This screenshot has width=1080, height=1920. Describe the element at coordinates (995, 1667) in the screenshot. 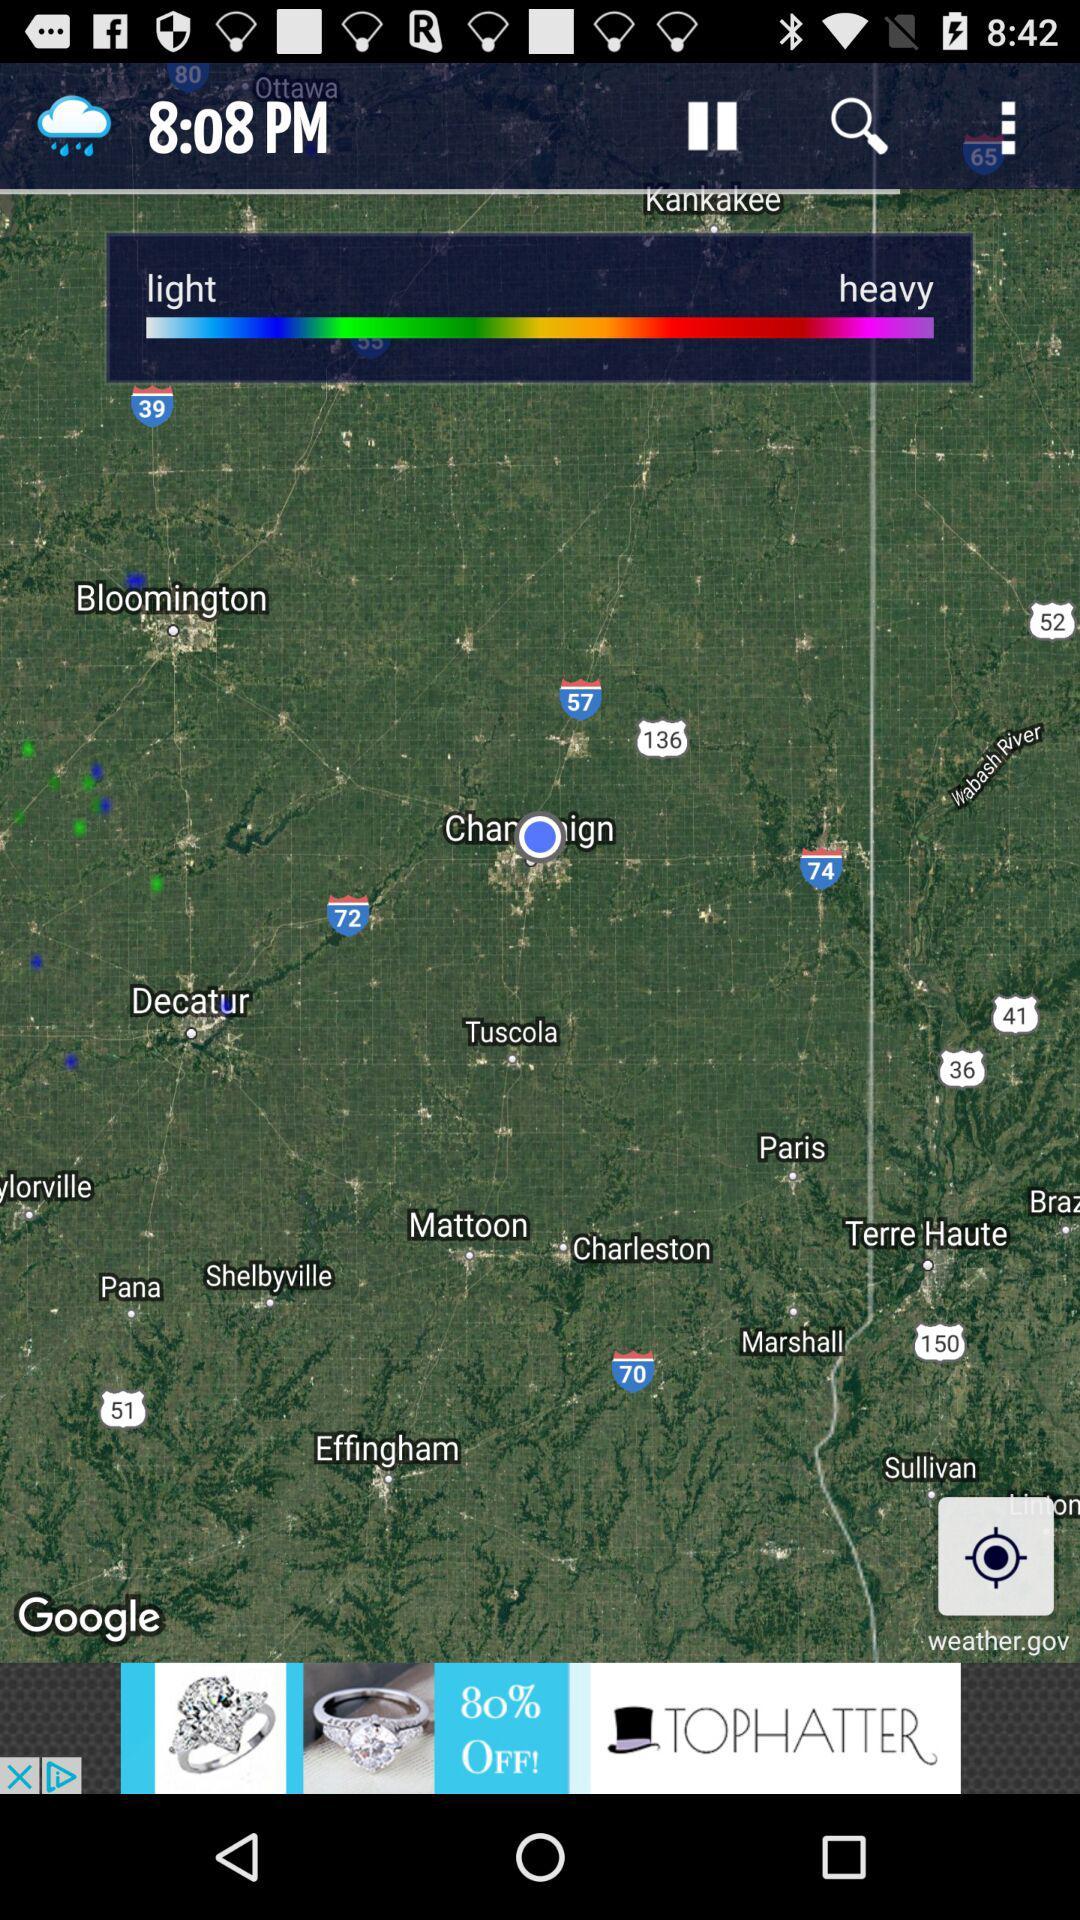

I see `the location_crosshair icon` at that location.